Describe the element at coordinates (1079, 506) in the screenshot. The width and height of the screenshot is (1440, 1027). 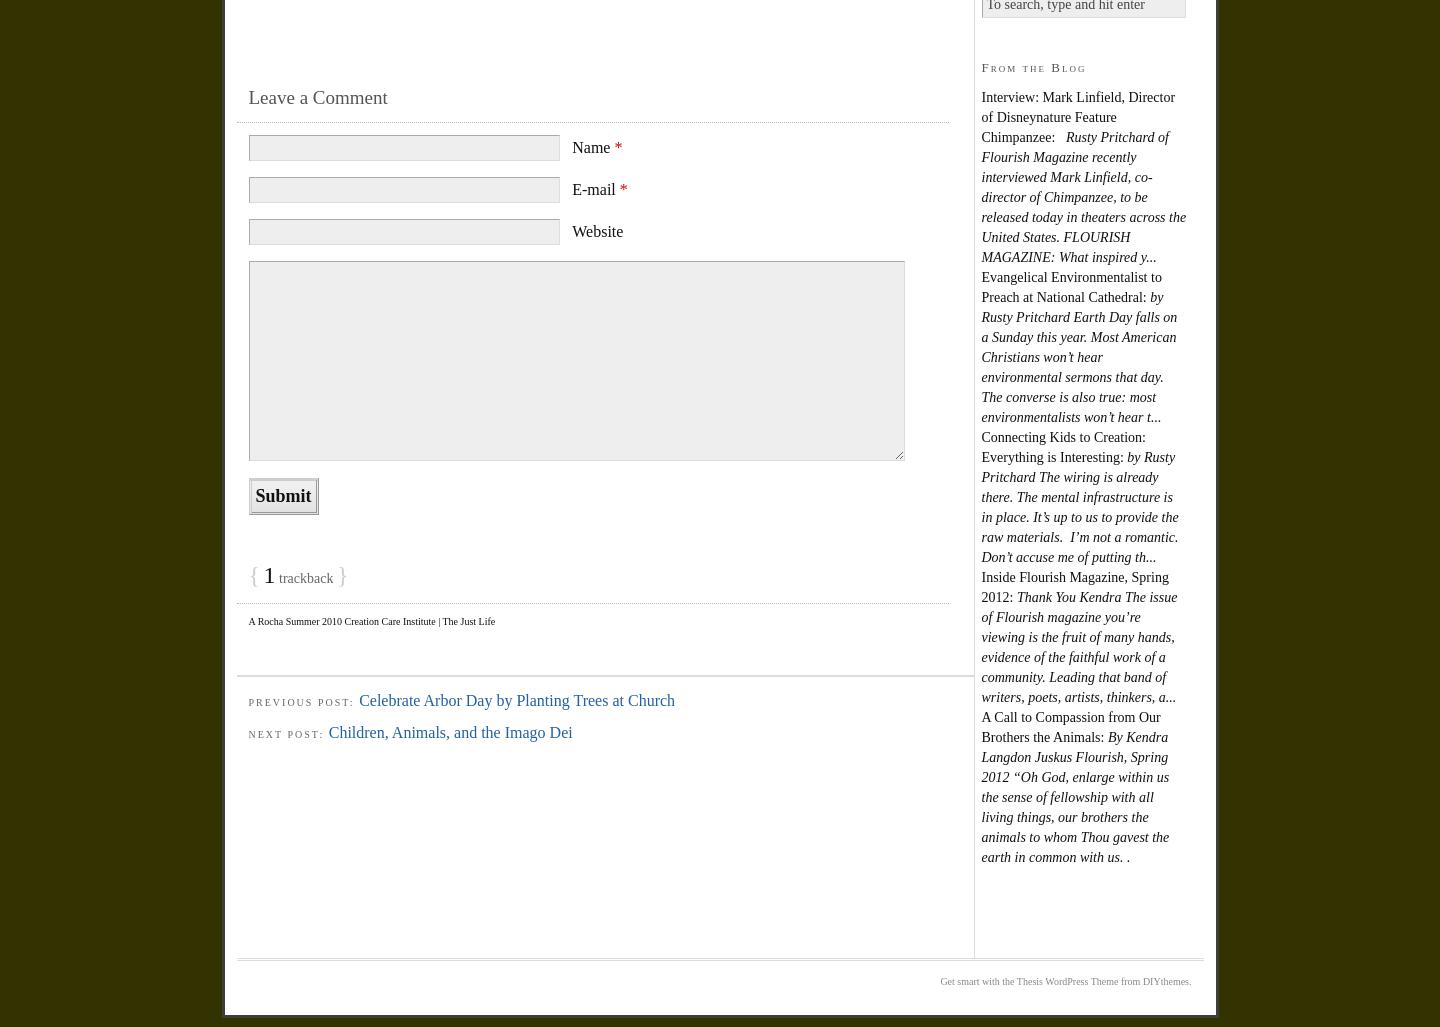
I see `'by Rusty Pritchard The wiring is already there. The mental infrastructure is in place. It’s up to us to provide the raw materials.  I’m not a romantic. Don’t accuse me of putting th...'` at that location.